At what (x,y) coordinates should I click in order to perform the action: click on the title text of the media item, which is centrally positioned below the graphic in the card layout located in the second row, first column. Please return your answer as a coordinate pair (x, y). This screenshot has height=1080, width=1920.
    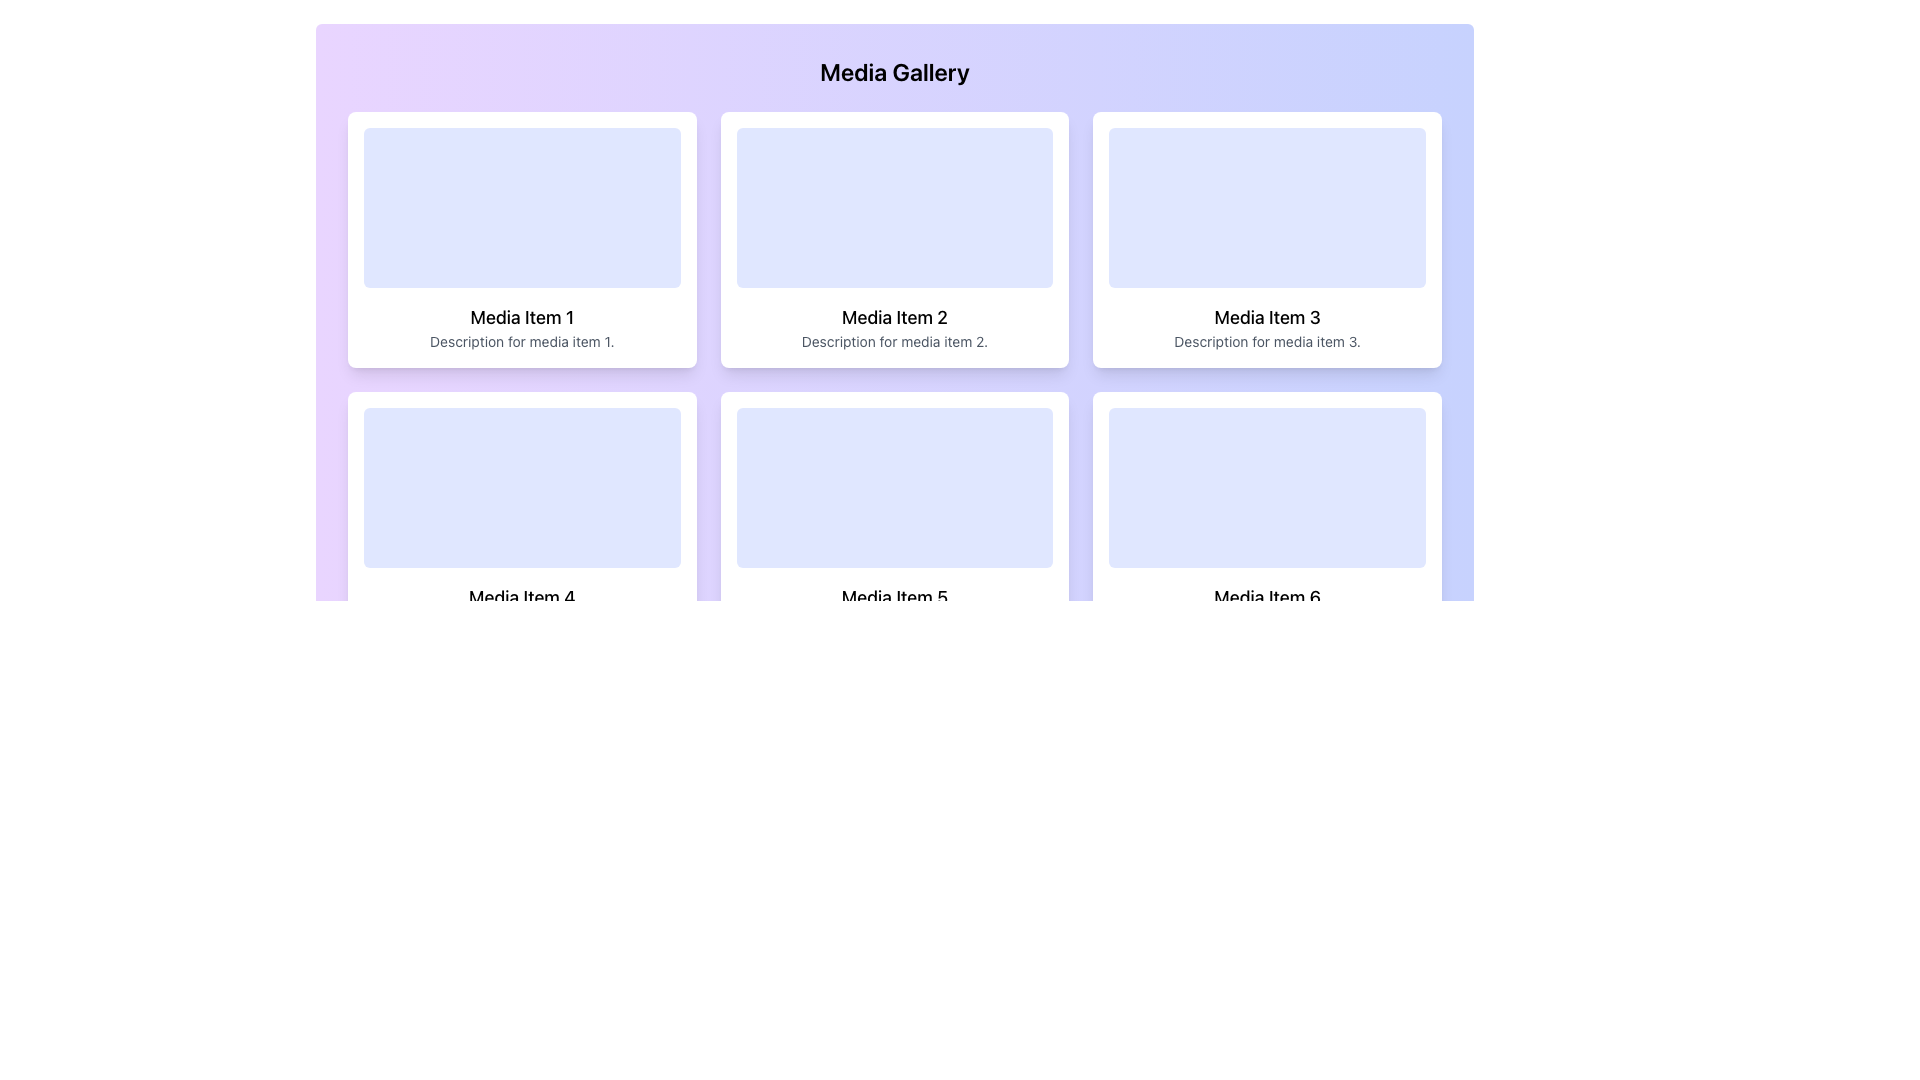
    Looking at the image, I should click on (522, 596).